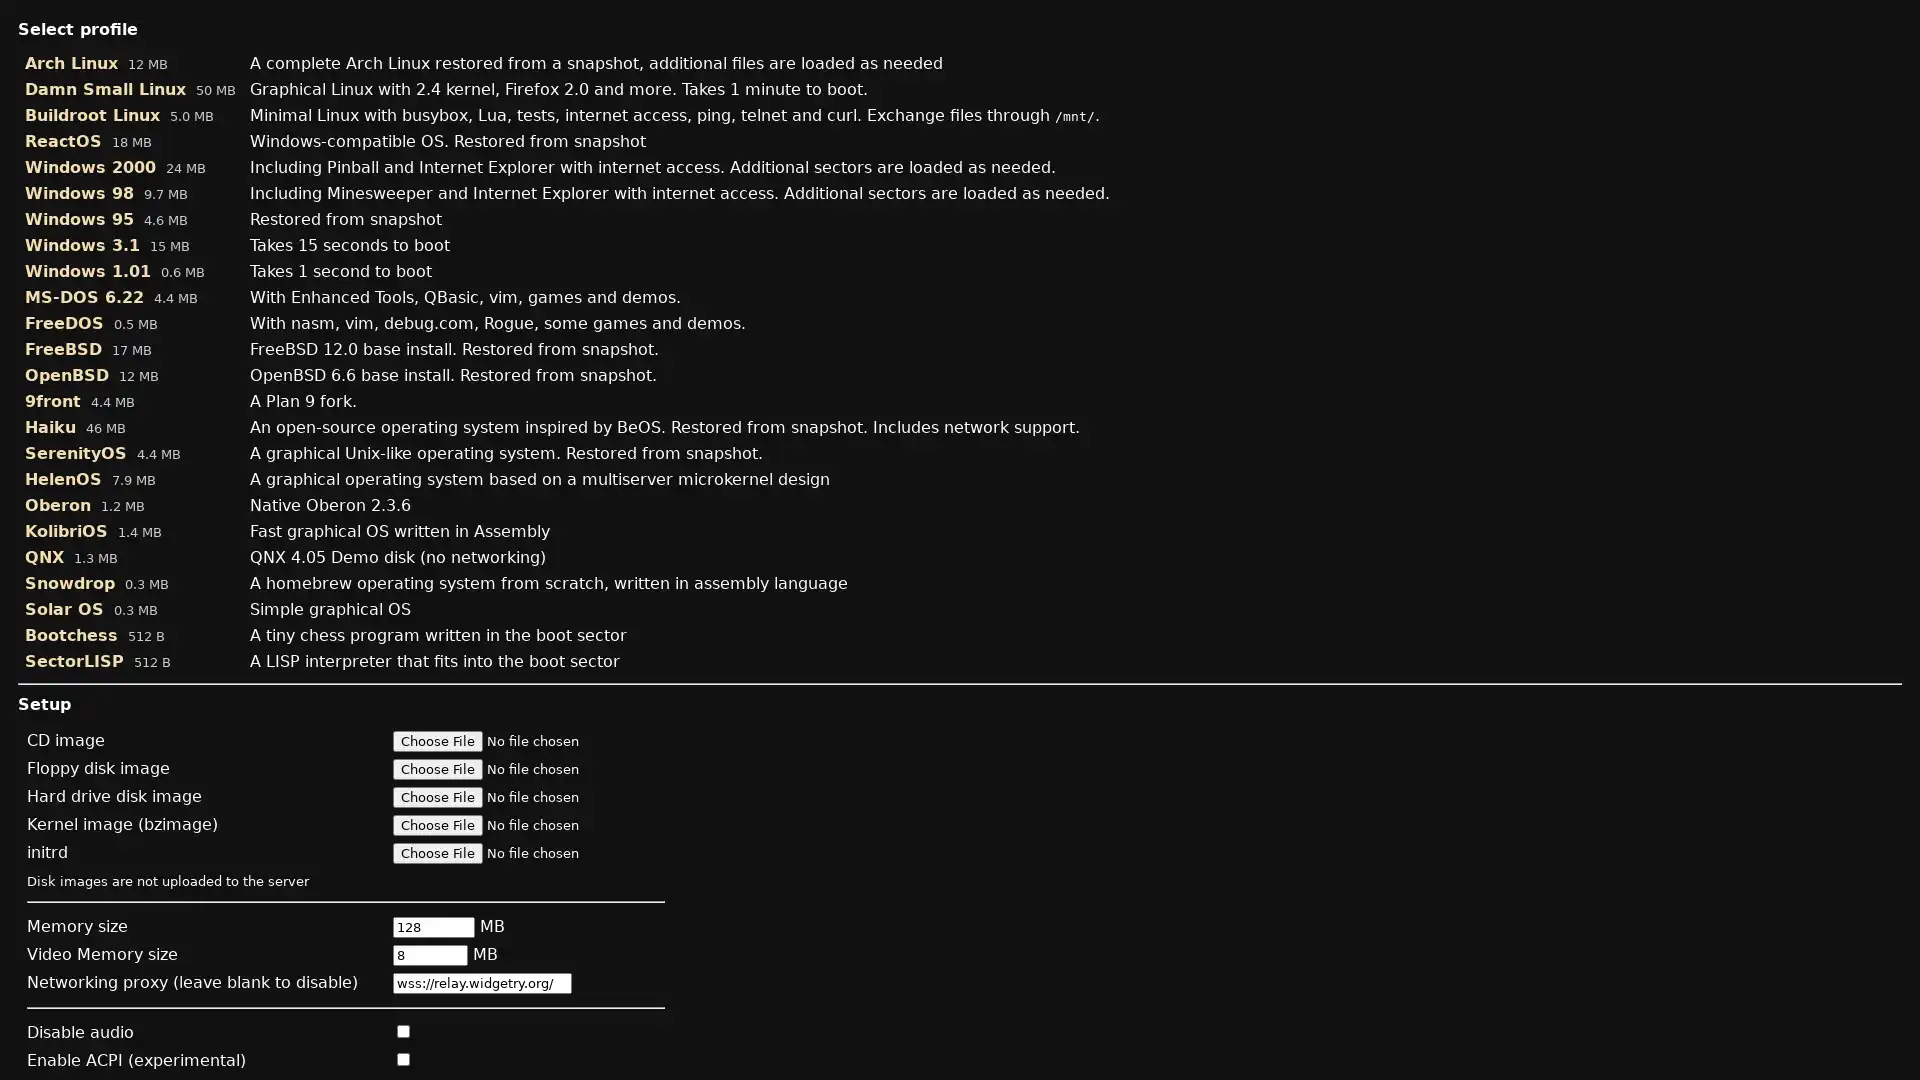 The height and width of the screenshot is (1080, 1920). Describe the element at coordinates (436, 741) in the screenshot. I see `Choose File` at that location.